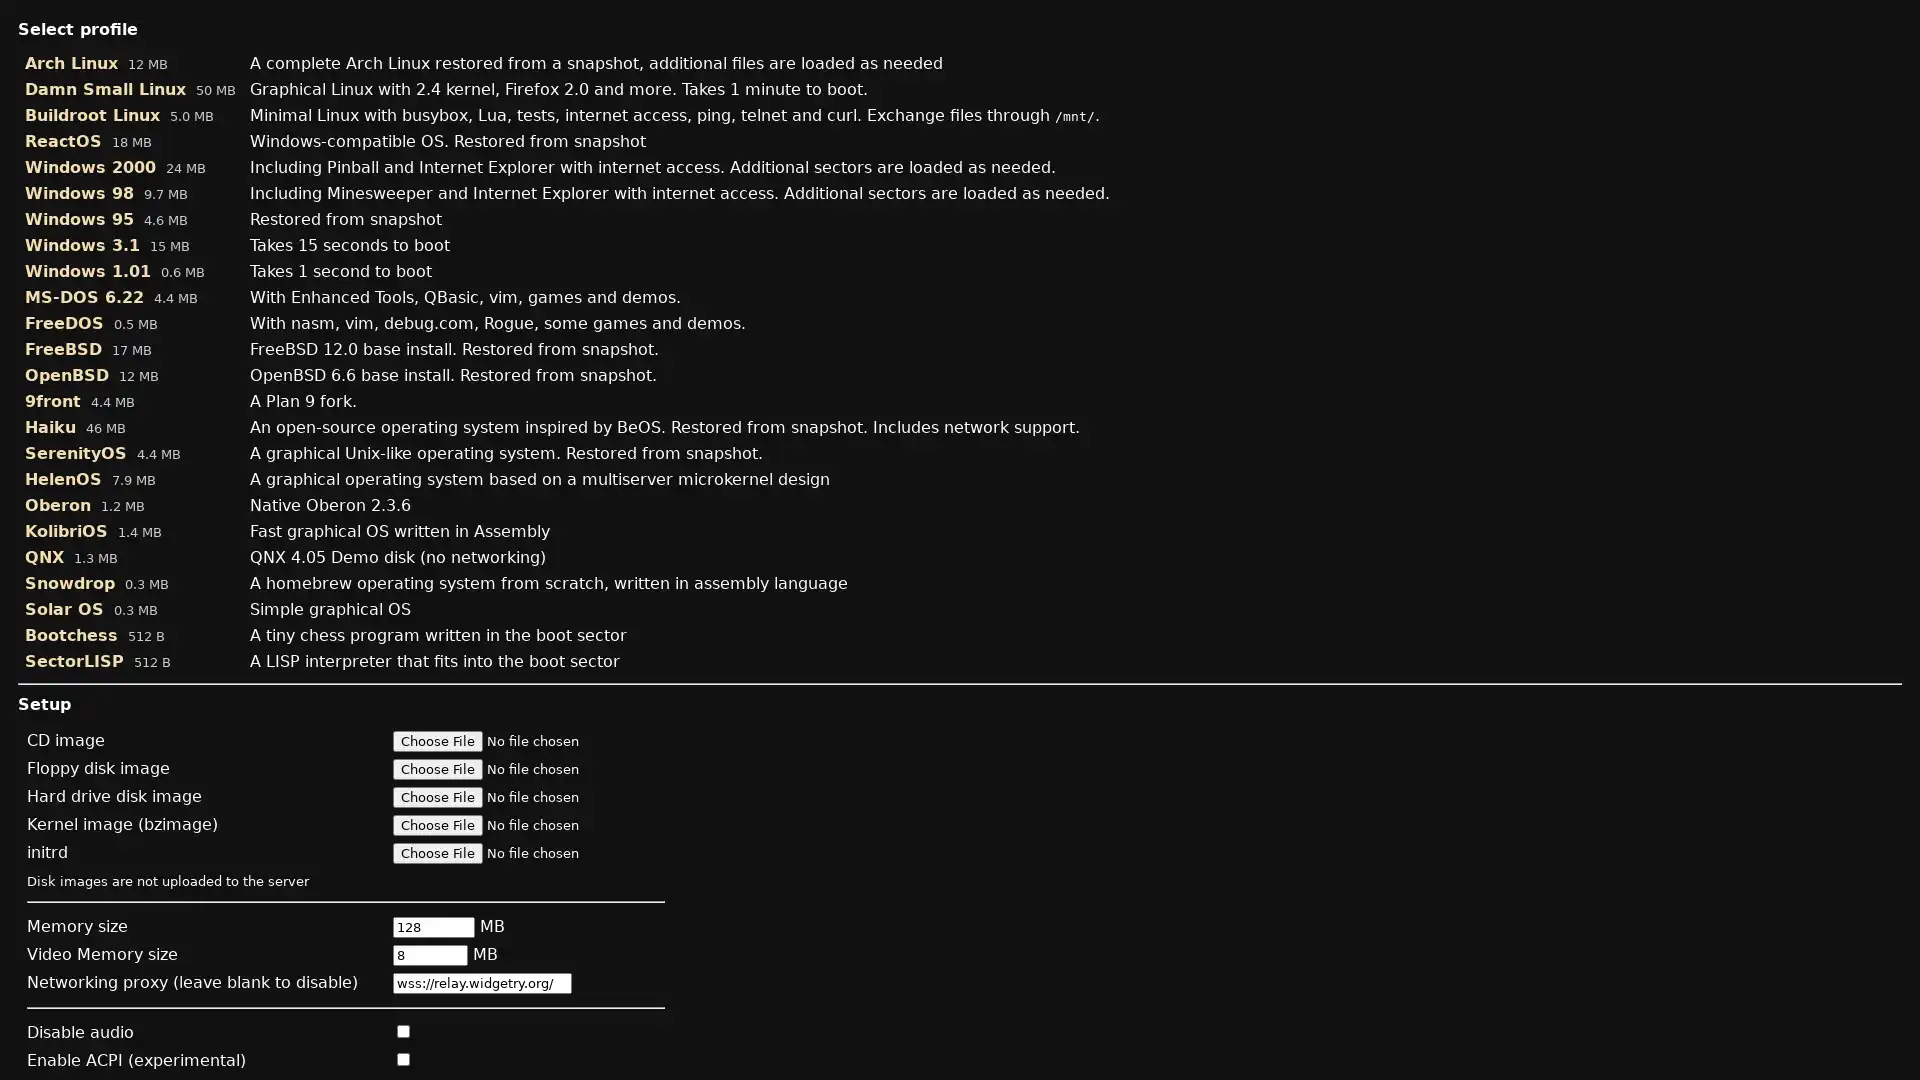 The height and width of the screenshot is (1080, 1920). Describe the element at coordinates (436, 741) in the screenshot. I see `Choose File` at that location.